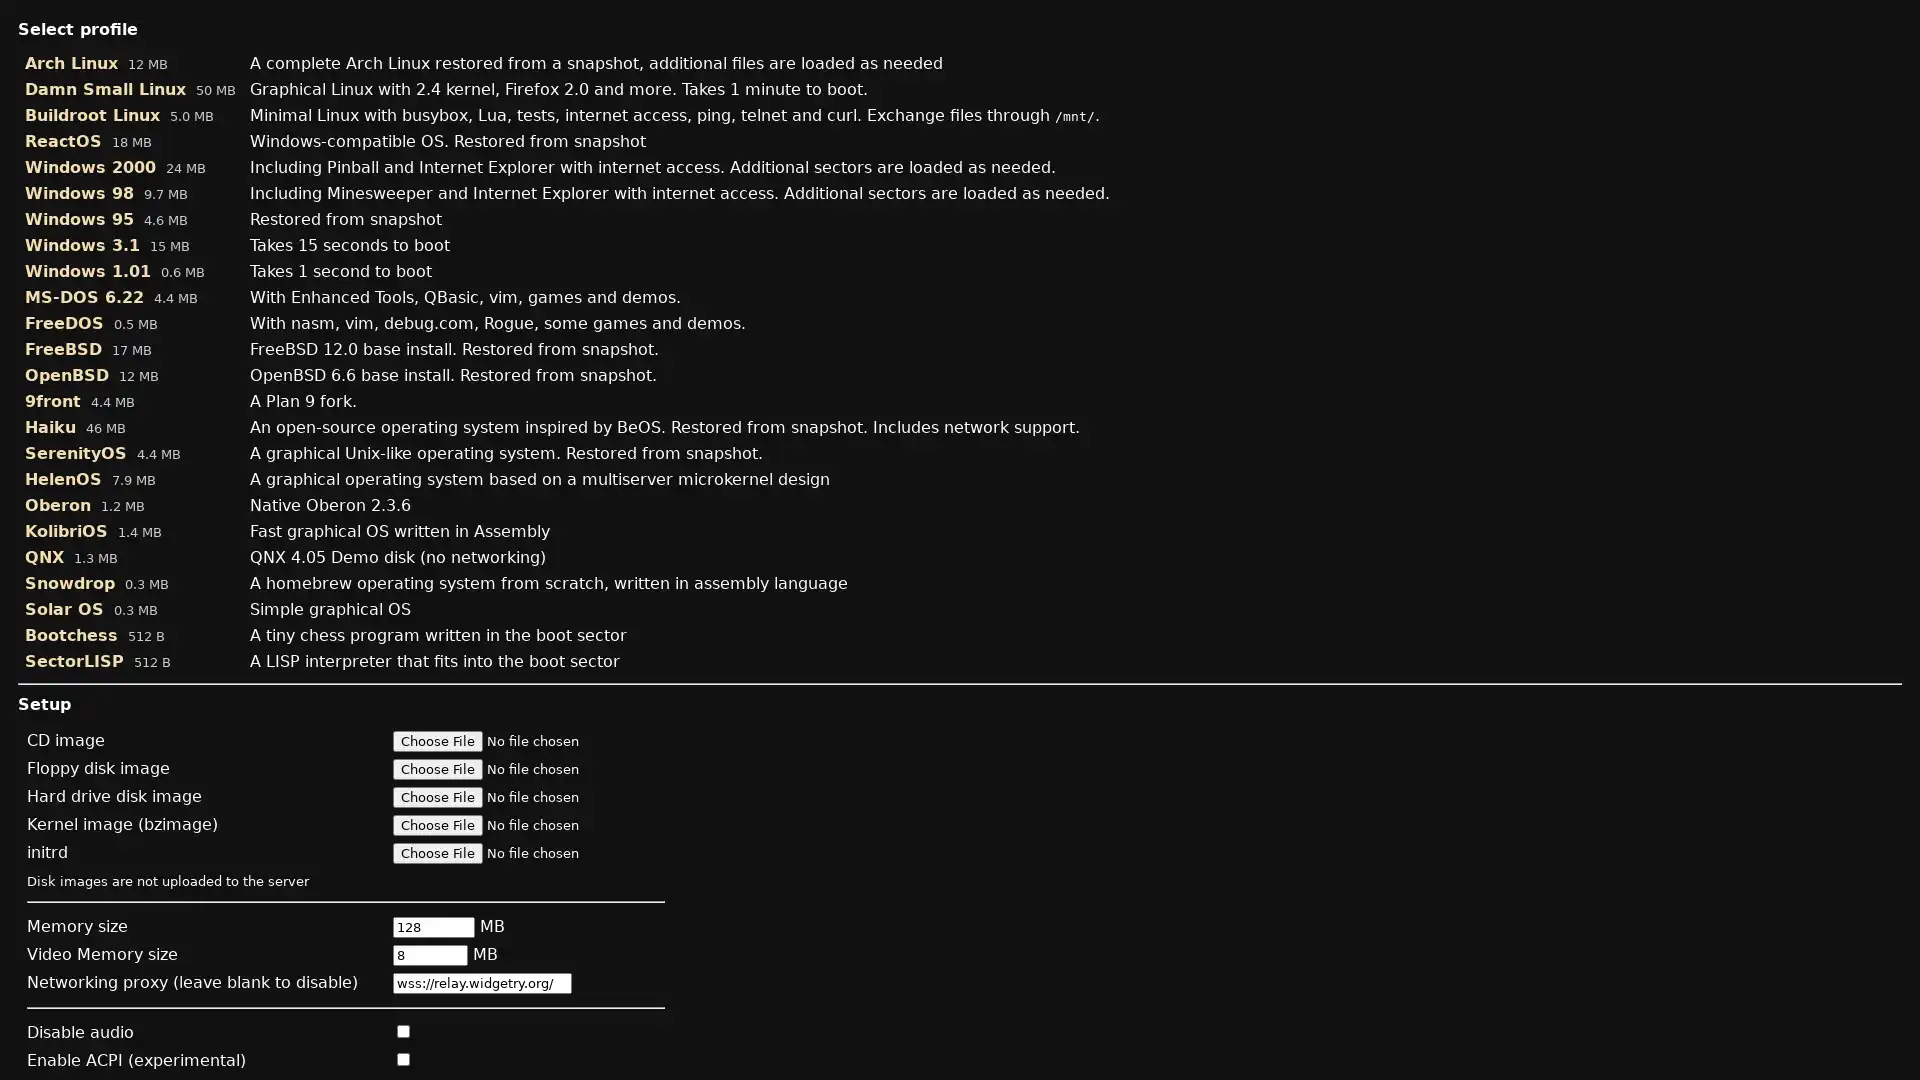 The height and width of the screenshot is (1080, 1920). Describe the element at coordinates (436, 741) in the screenshot. I see `Choose File` at that location.